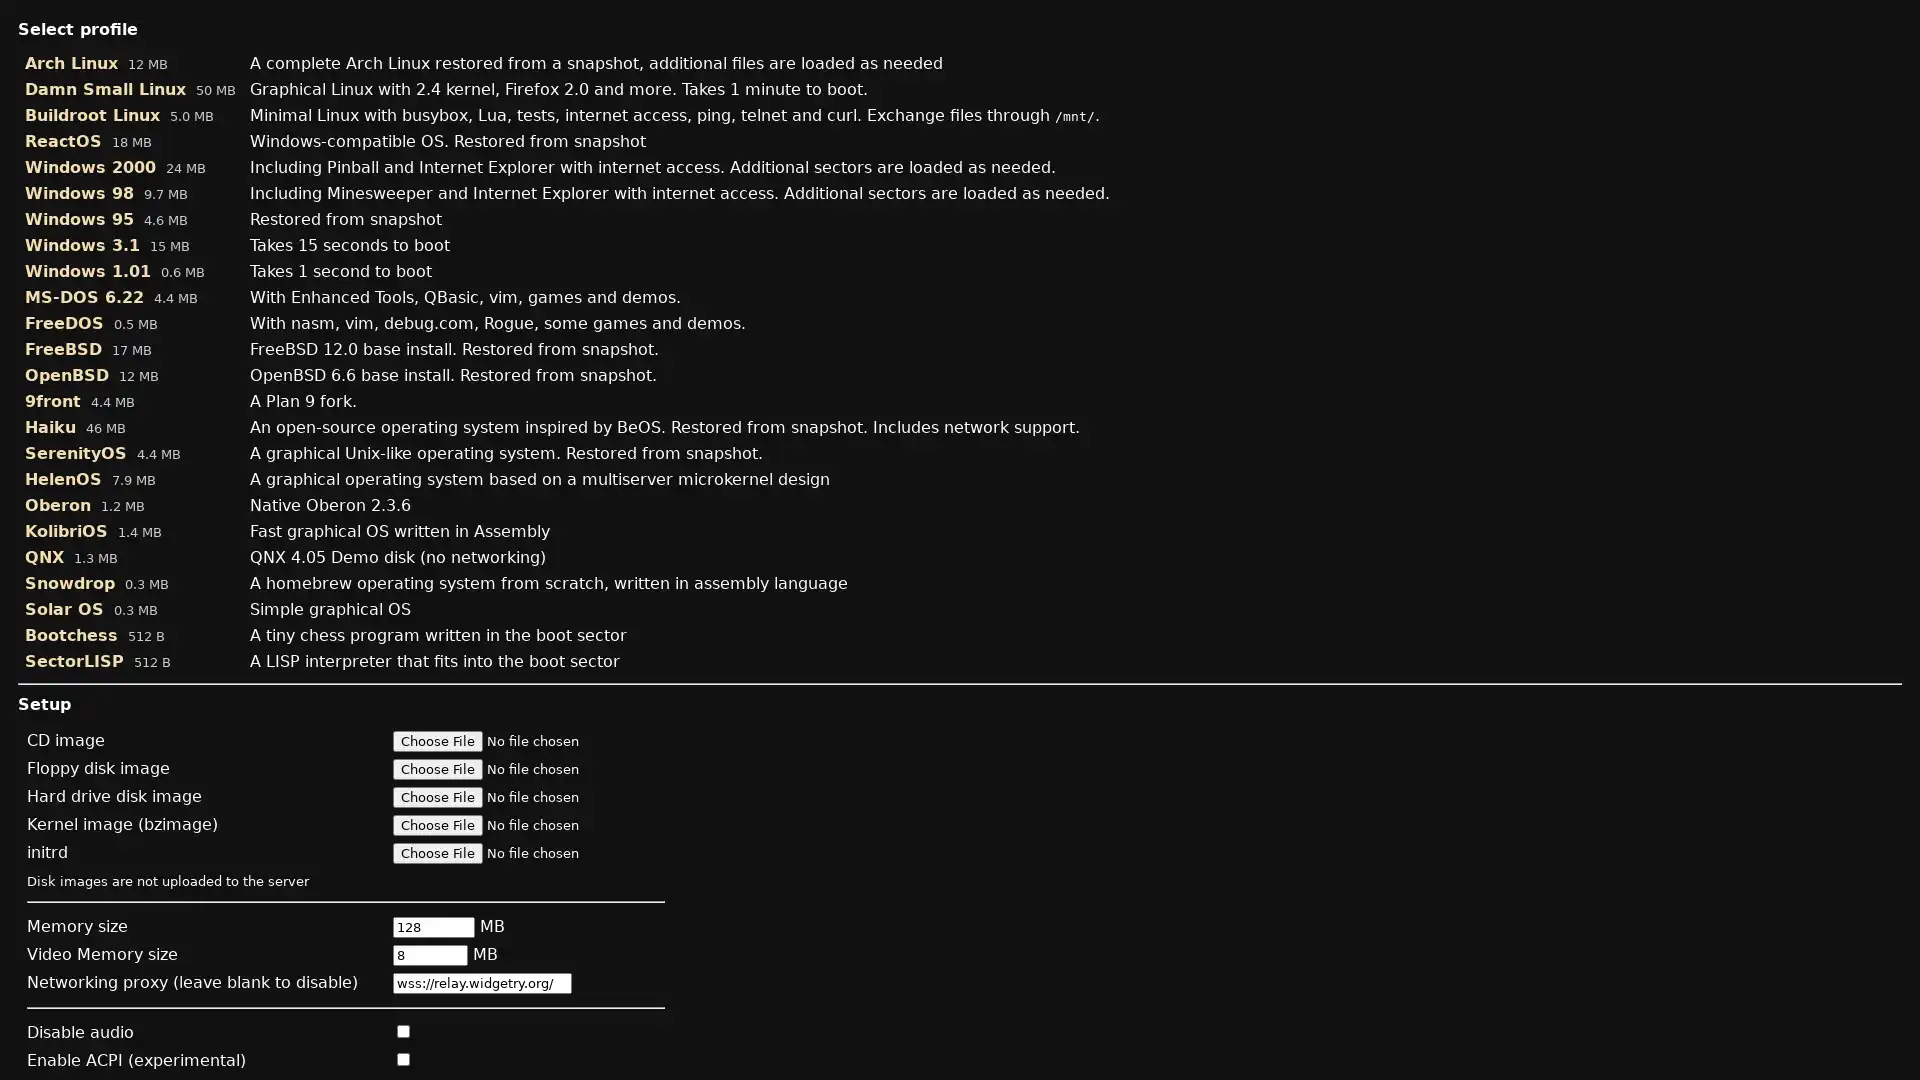 The height and width of the screenshot is (1080, 1920). Describe the element at coordinates (436, 741) in the screenshot. I see `Choose File` at that location.